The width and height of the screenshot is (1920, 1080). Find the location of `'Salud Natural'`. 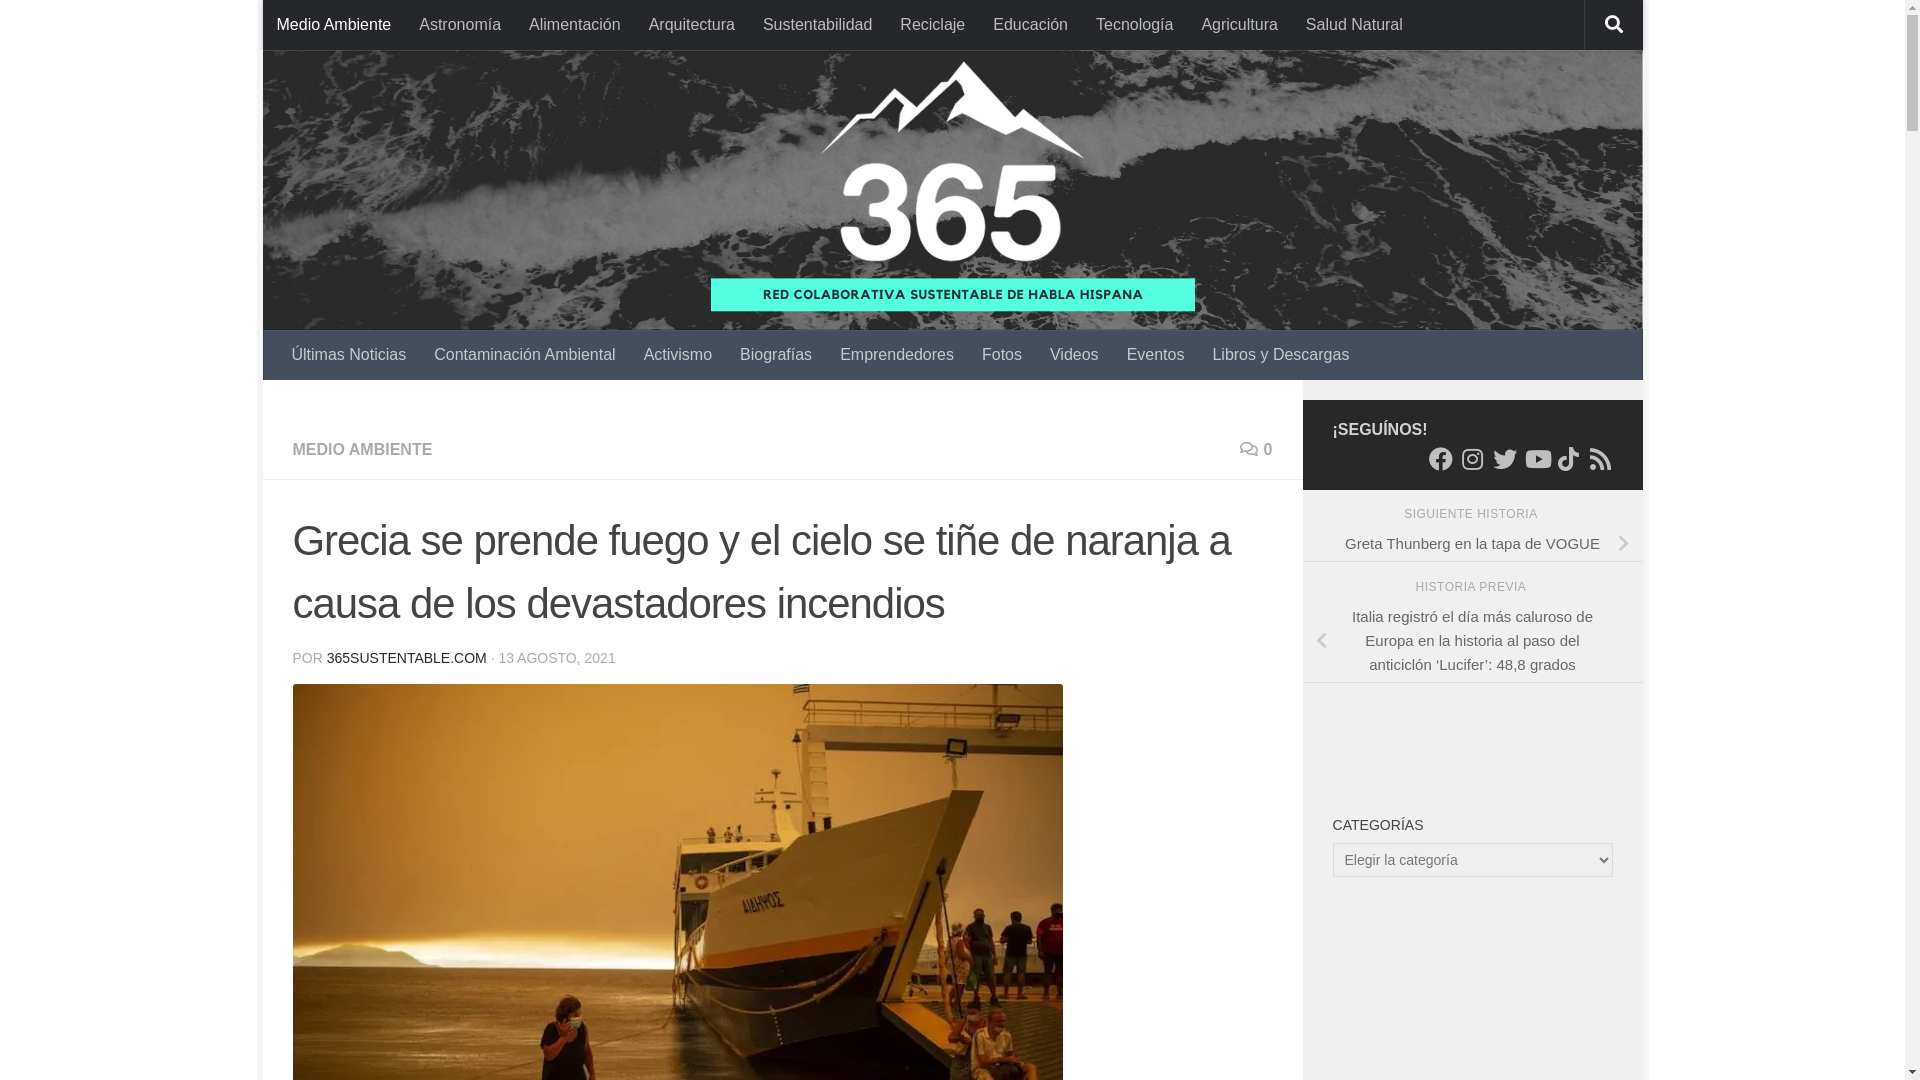

'Salud Natural' is located at coordinates (1291, 24).